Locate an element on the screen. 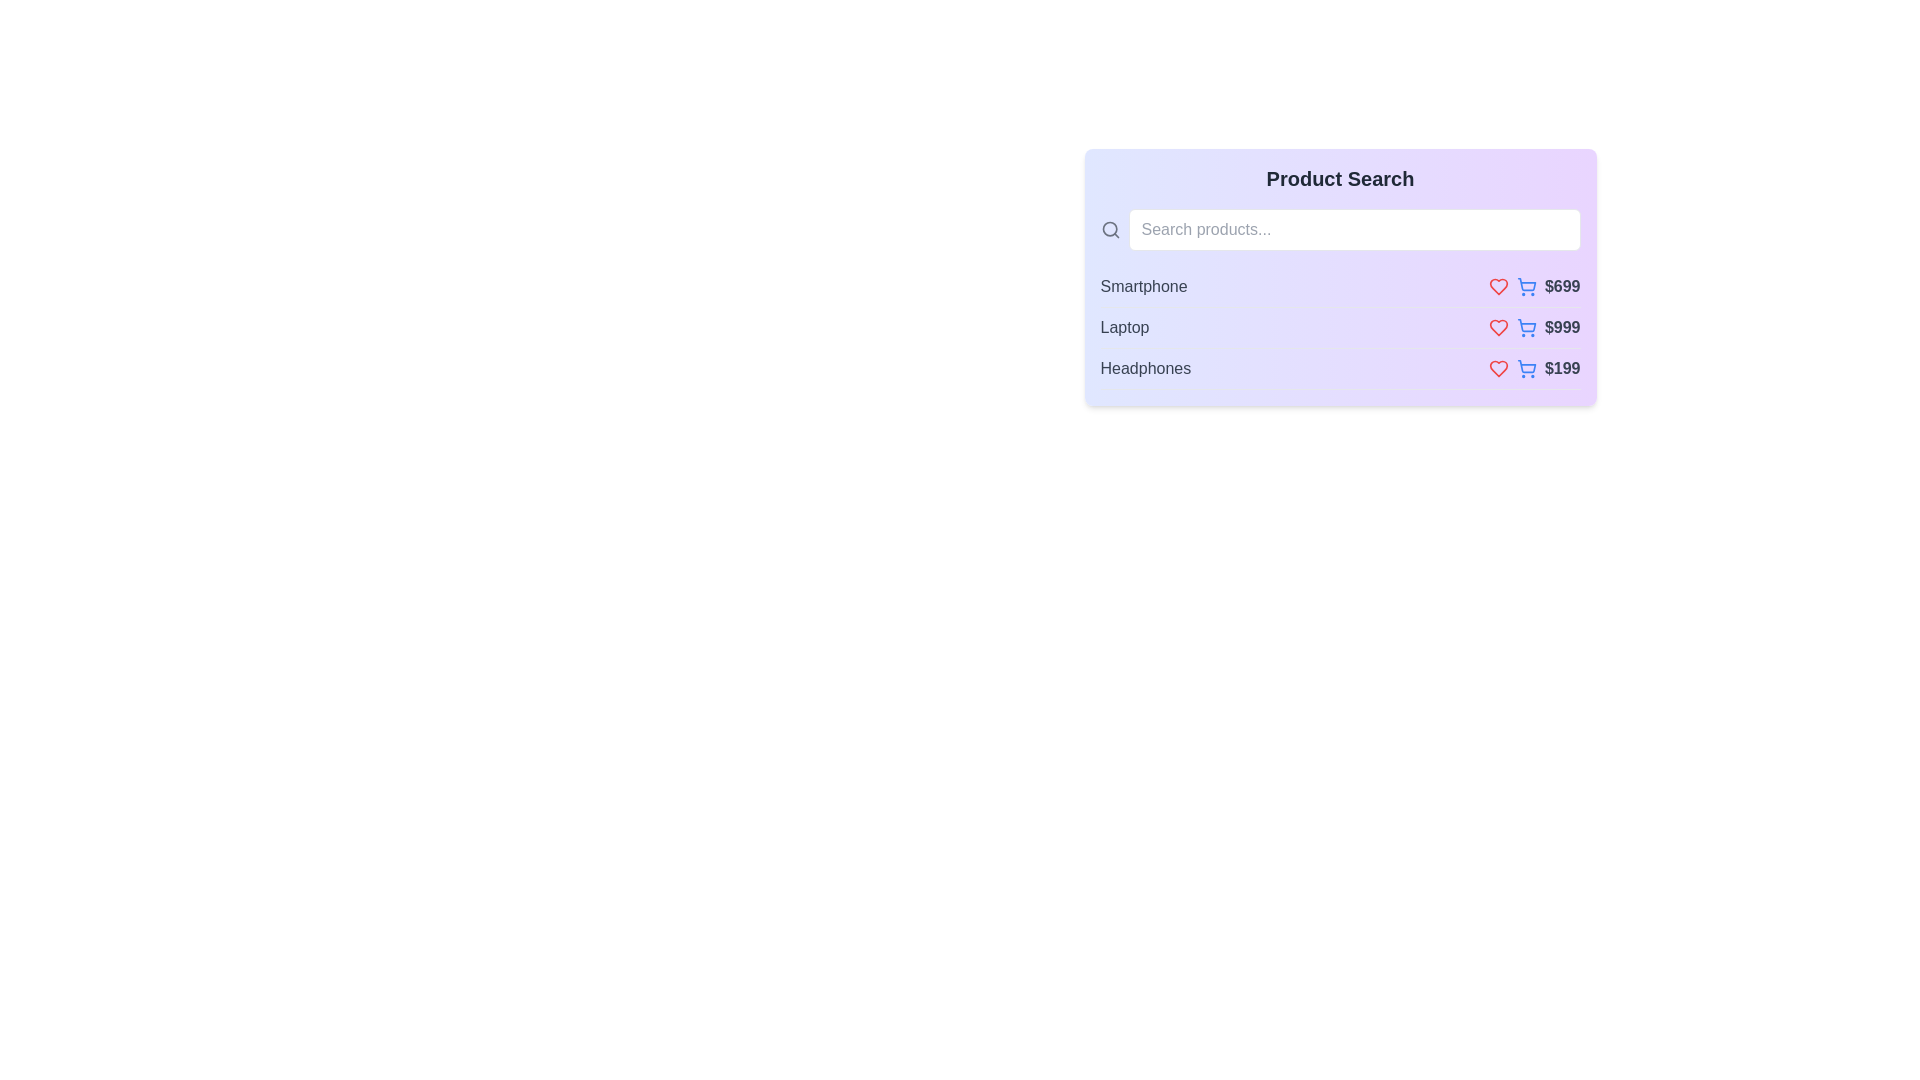 This screenshot has width=1920, height=1080. the price text label displaying the price of the 'Laptop' product, which is positioned in the second row of the product list, to the immediate right of the shopping cart icon is located at coordinates (1533, 326).